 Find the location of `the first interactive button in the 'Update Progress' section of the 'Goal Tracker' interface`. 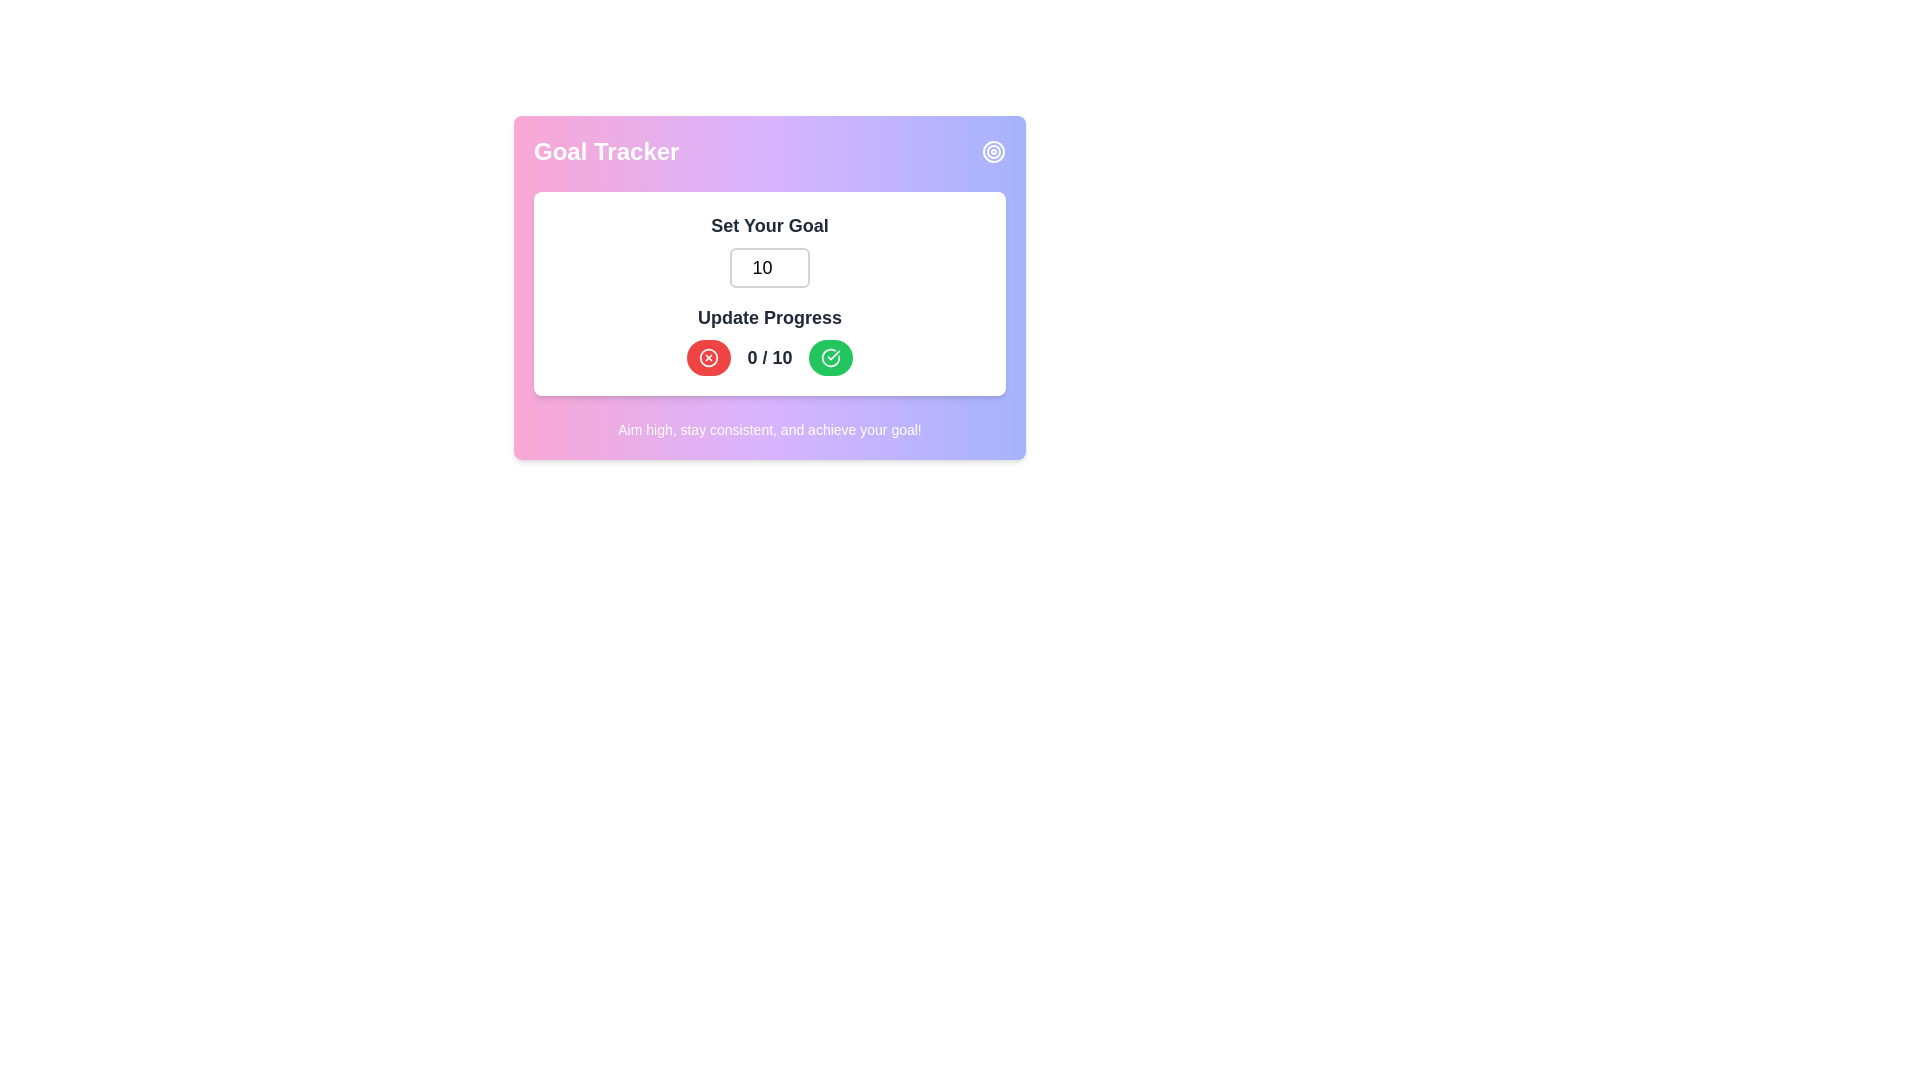

the first interactive button in the 'Update Progress' section of the 'Goal Tracker' interface is located at coordinates (709, 357).